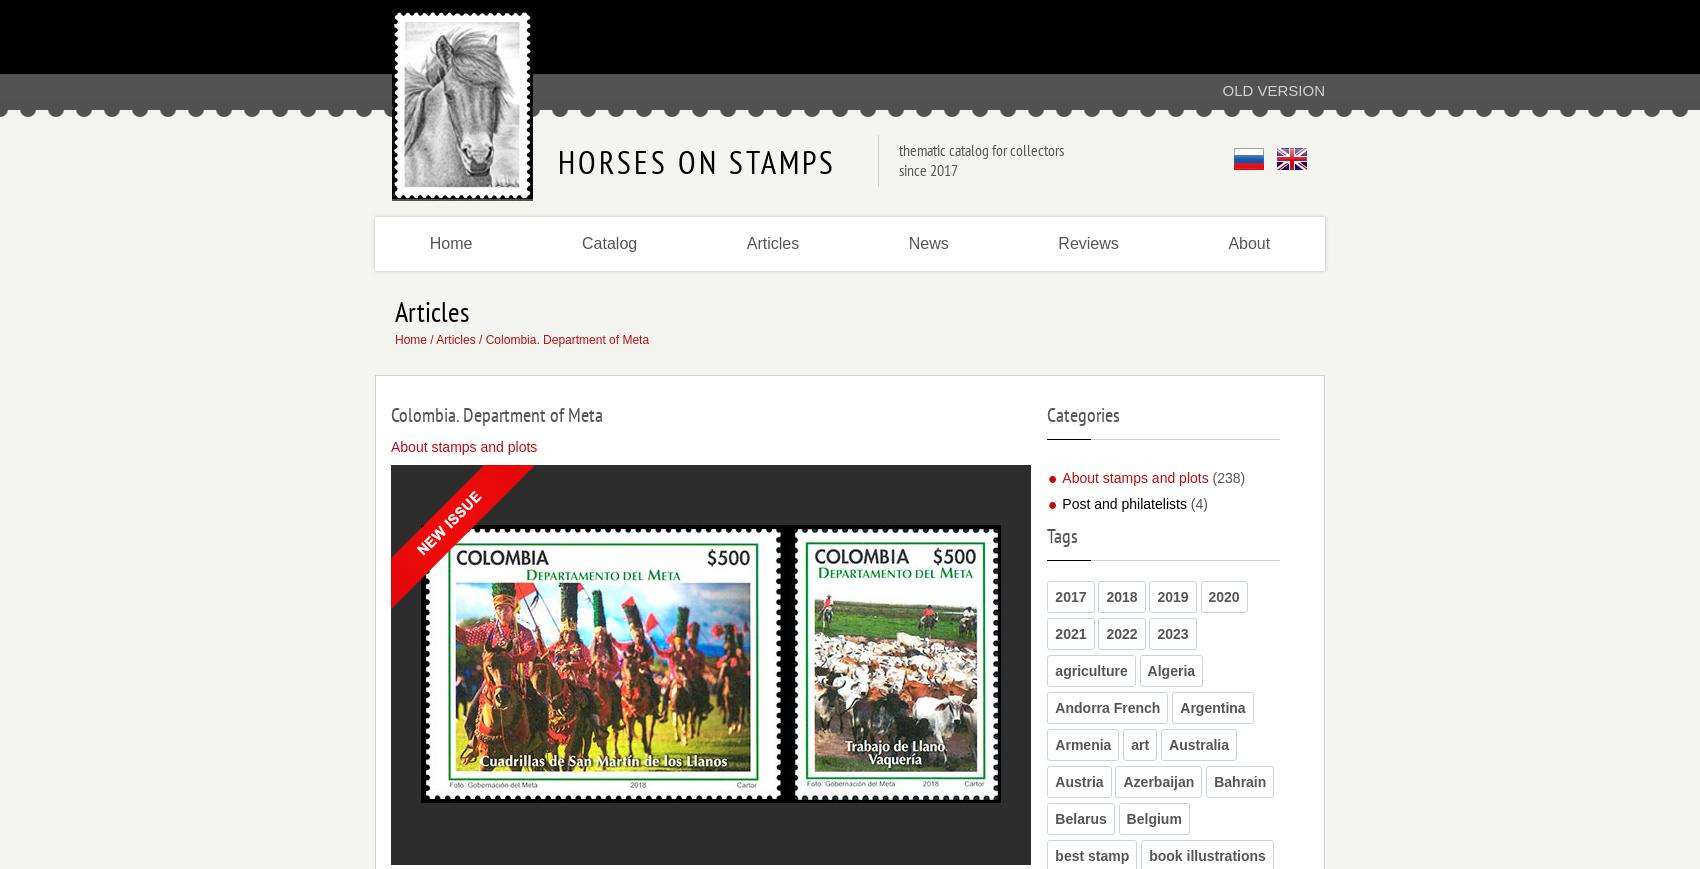 Image resolution: width=1700 pixels, height=869 pixels. What do you see at coordinates (1070, 634) in the screenshot?
I see `'2021'` at bounding box center [1070, 634].